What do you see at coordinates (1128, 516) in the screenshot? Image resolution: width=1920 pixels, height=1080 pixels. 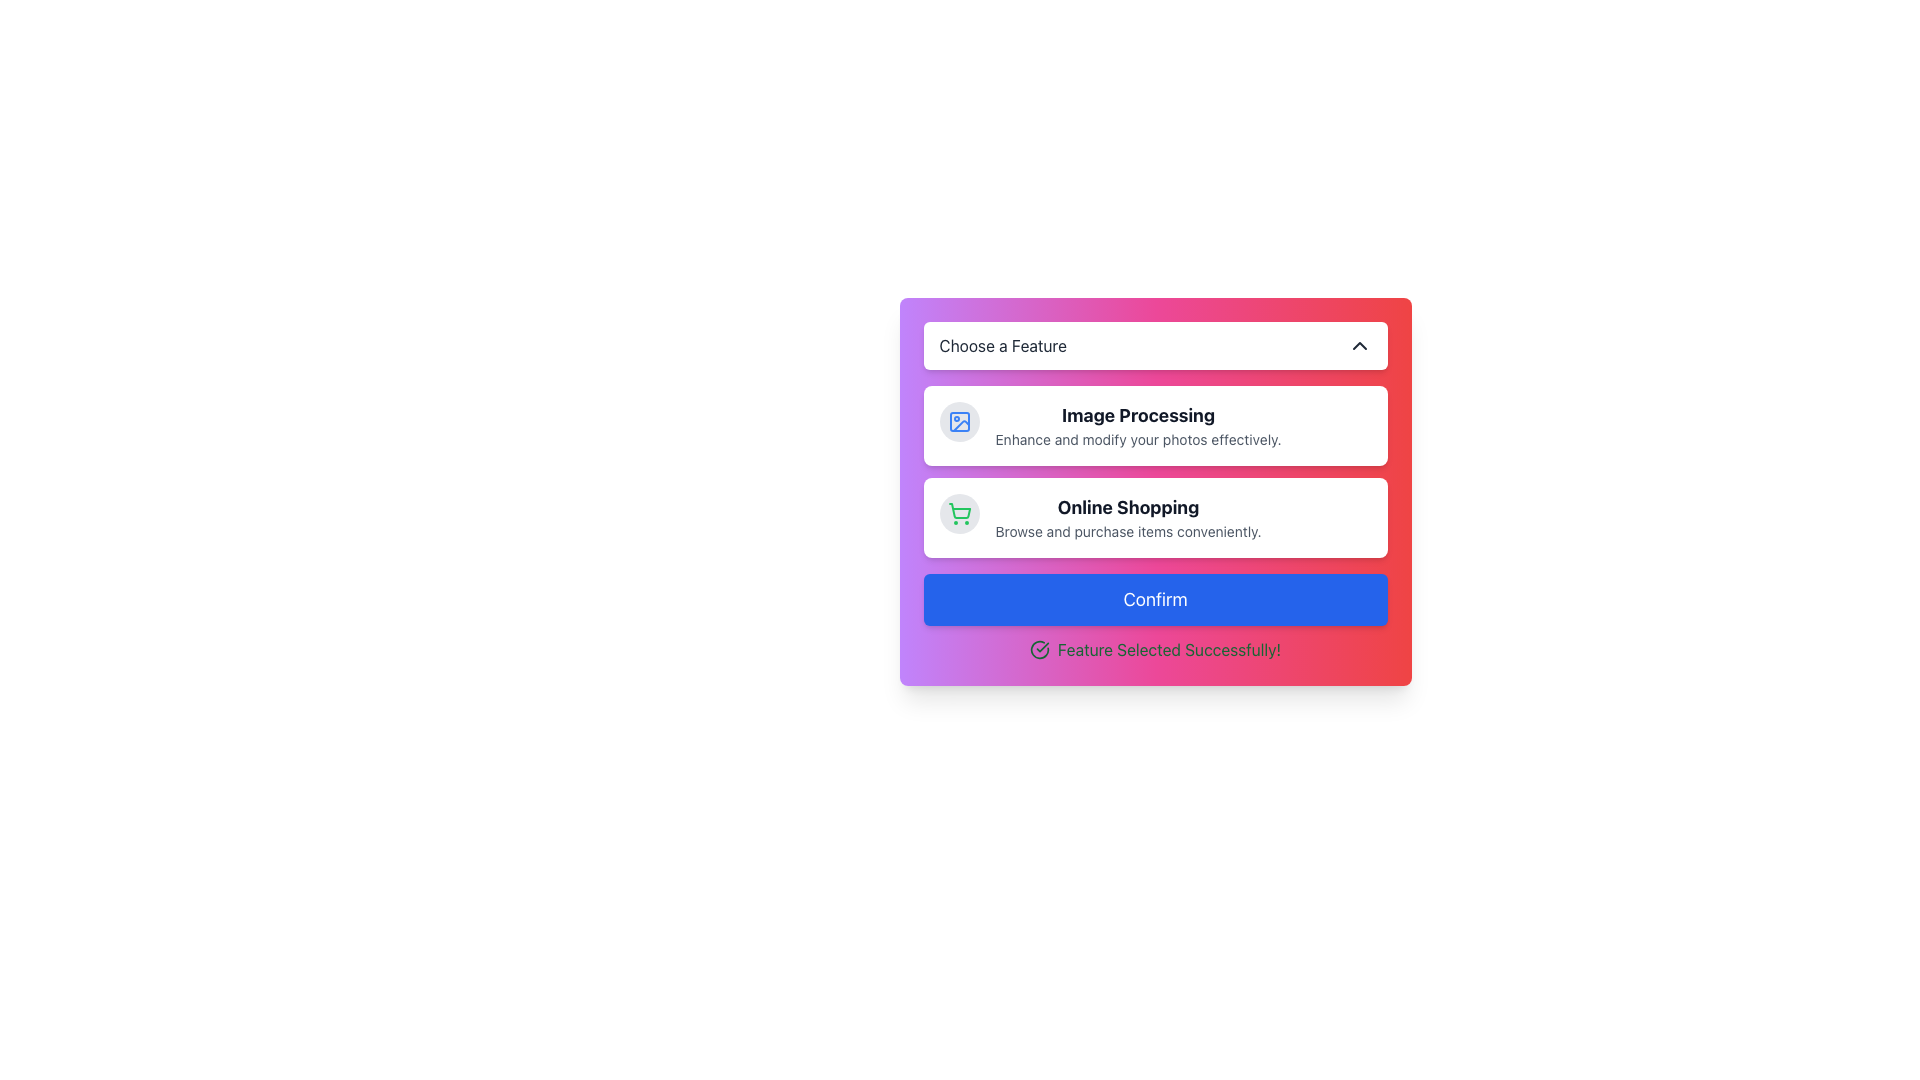 I see `the text element with the heading 'Online Shopping' and subtext 'Browse and purchase items conveniently', located in the middle of the feature selection panel` at bounding box center [1128, 516].